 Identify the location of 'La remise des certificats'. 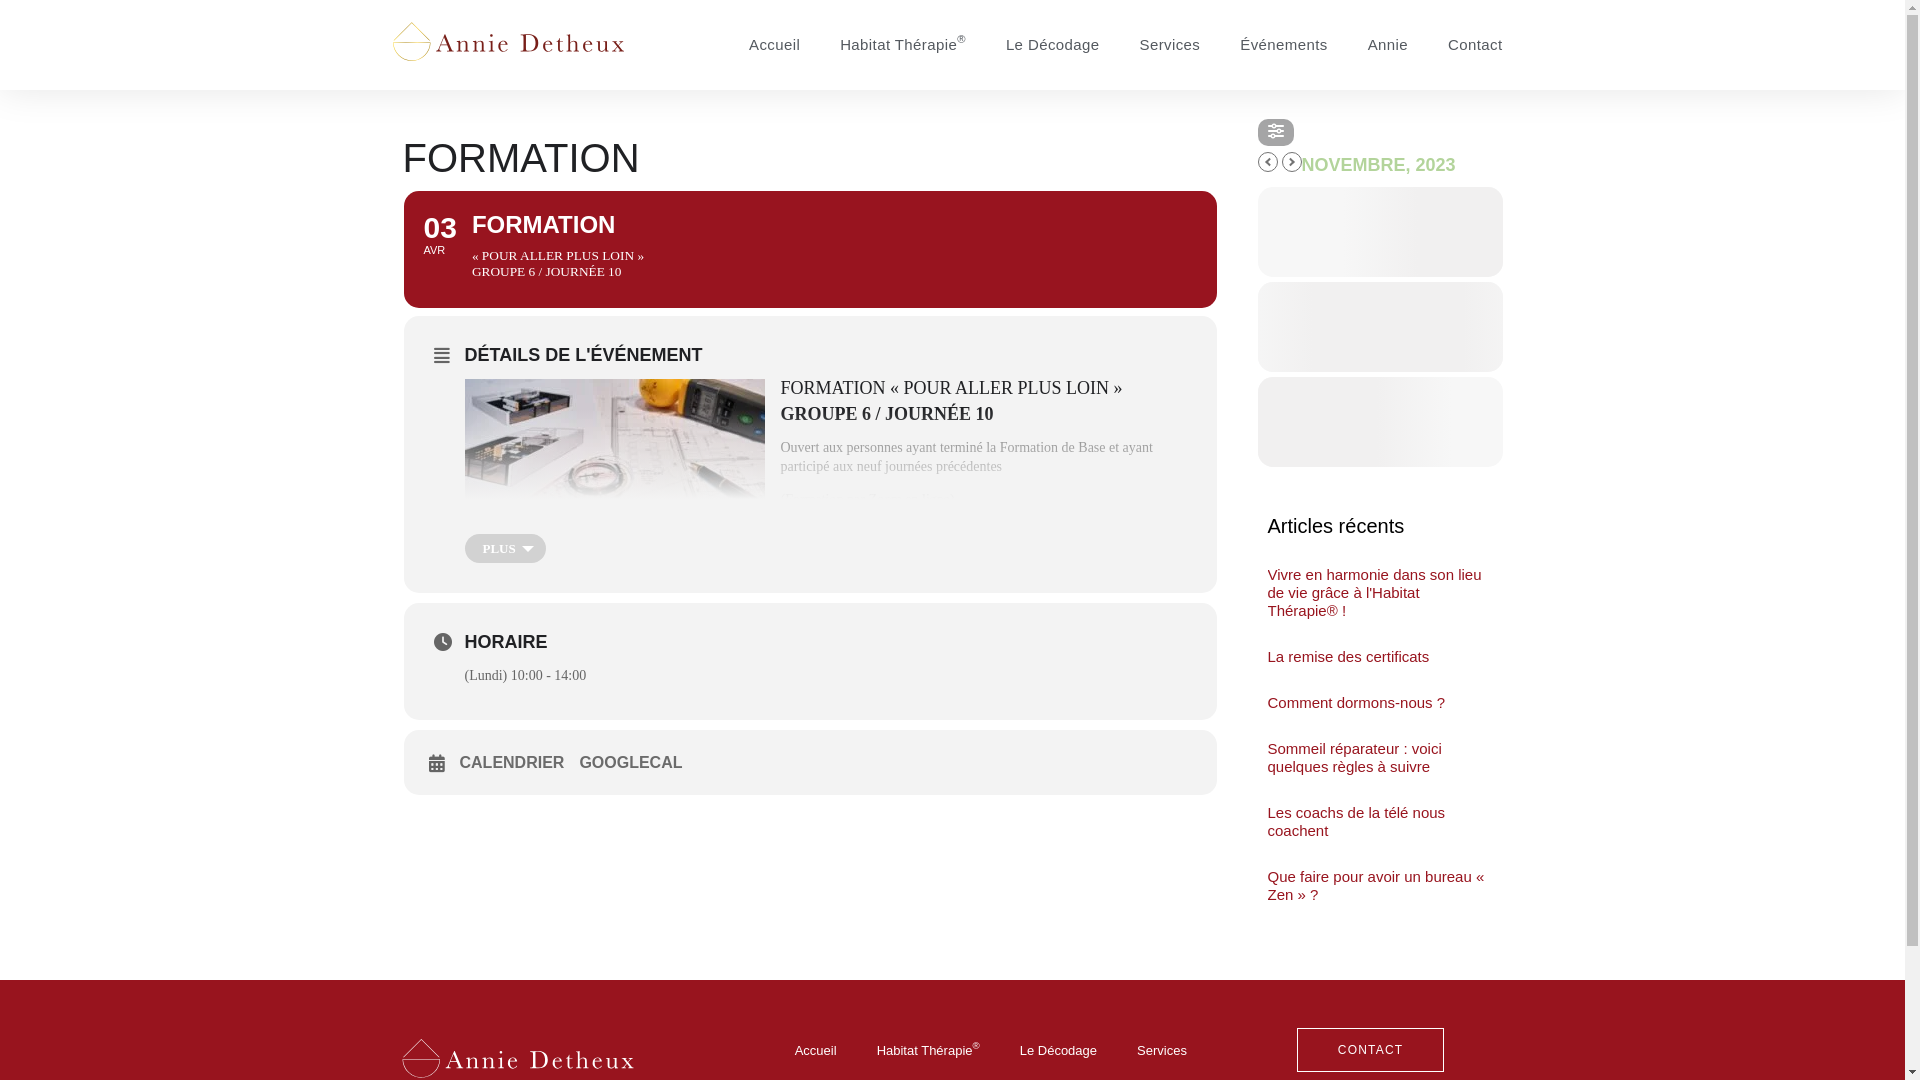
(1348, 656).